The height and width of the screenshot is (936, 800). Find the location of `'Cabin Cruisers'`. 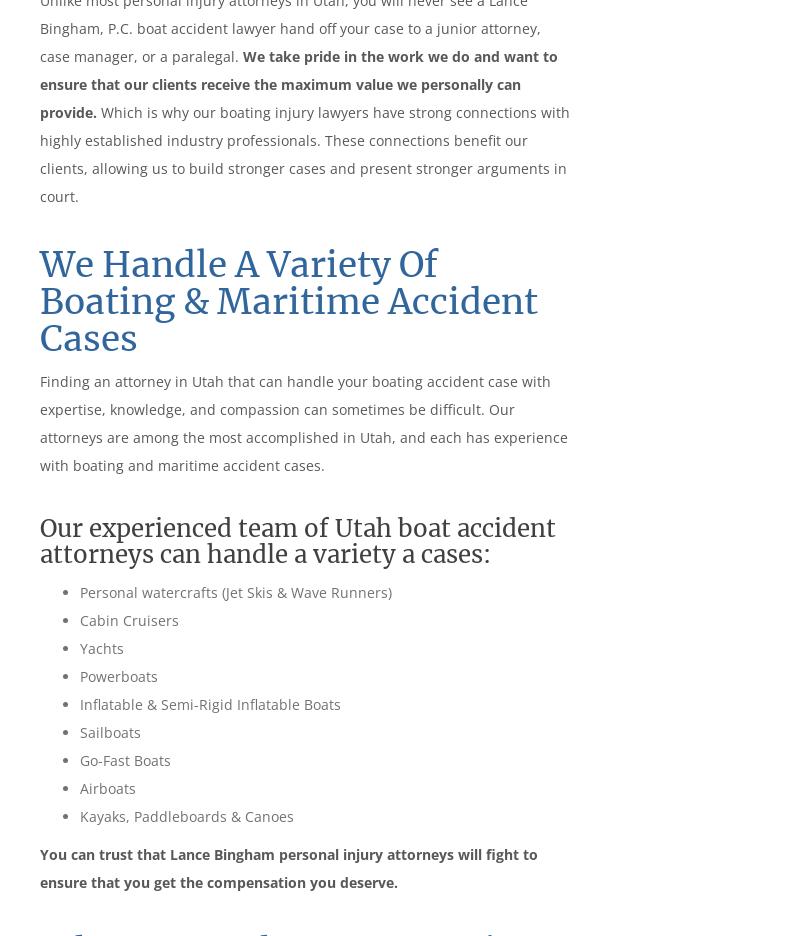

'Cabin Cruisers' is located at coordinates (128, 619).